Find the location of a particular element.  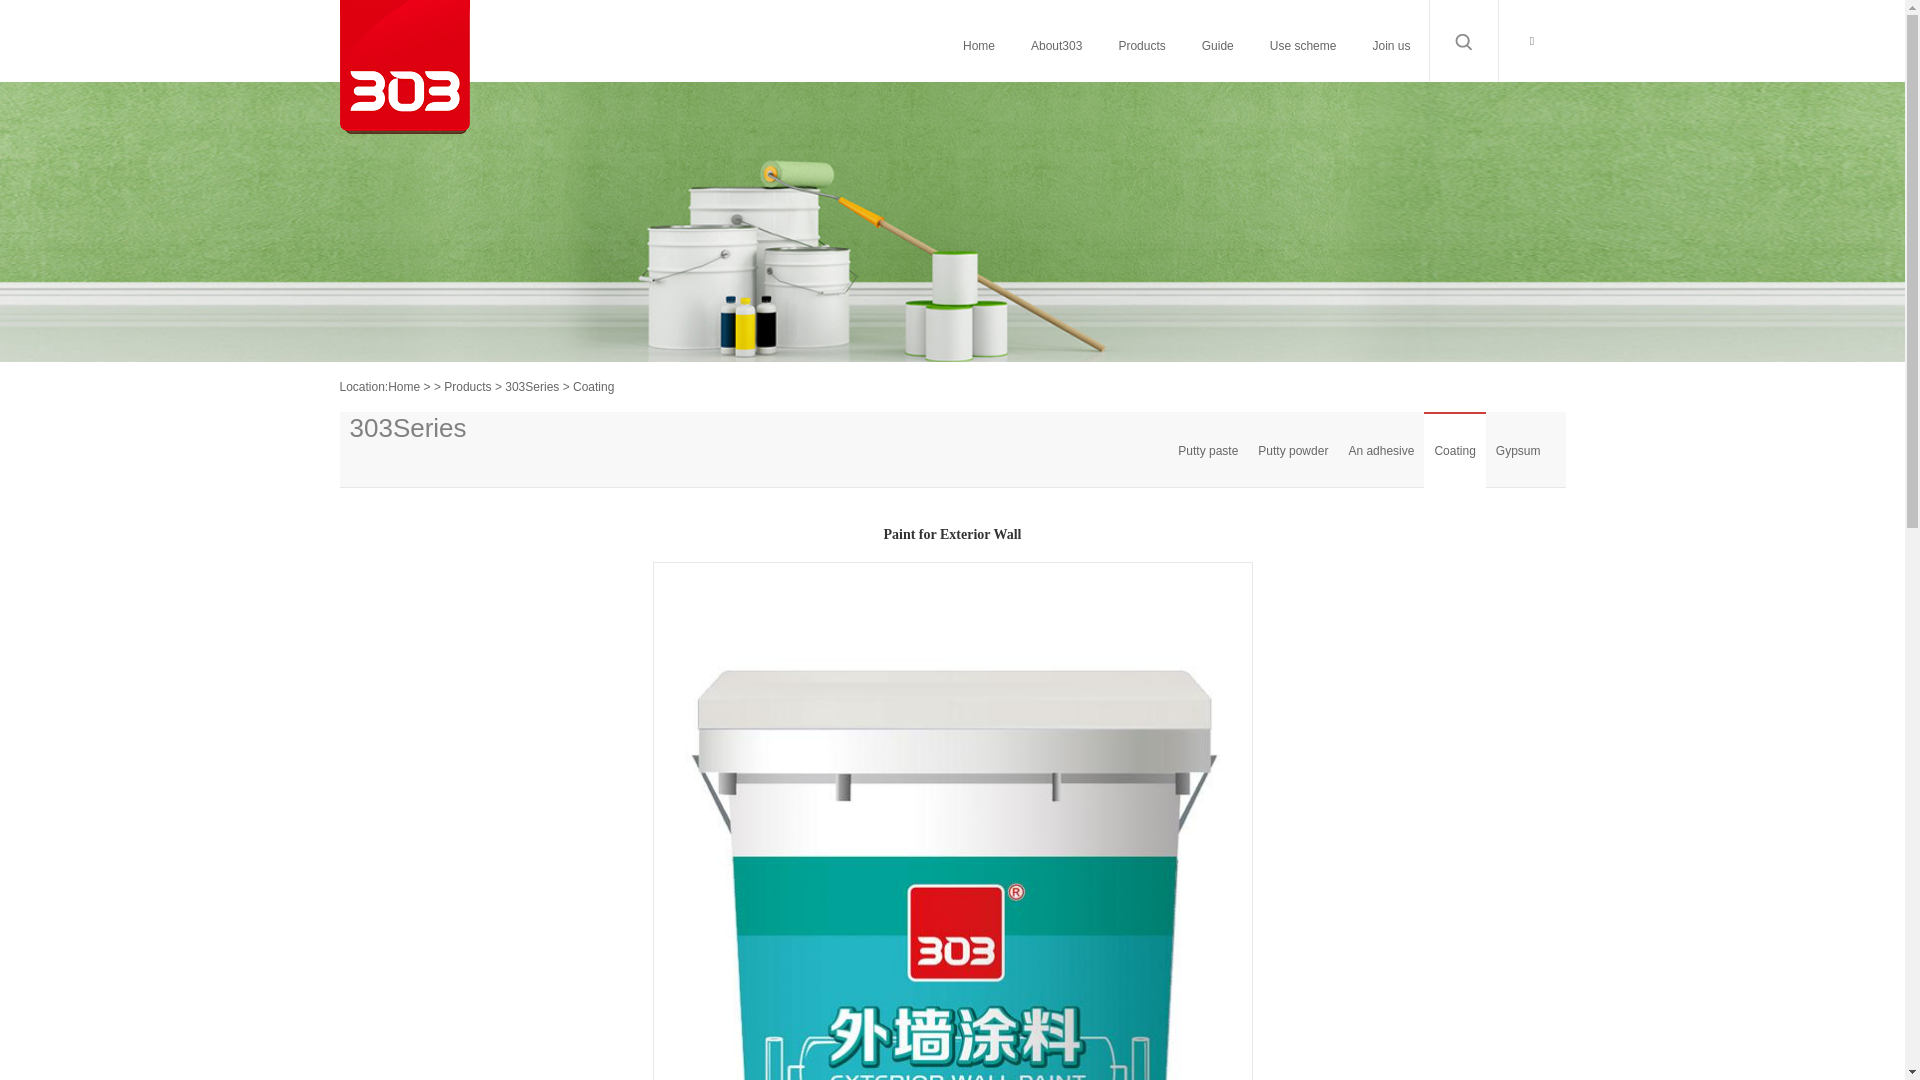

'About303' is located at coordinates (1055, 45).